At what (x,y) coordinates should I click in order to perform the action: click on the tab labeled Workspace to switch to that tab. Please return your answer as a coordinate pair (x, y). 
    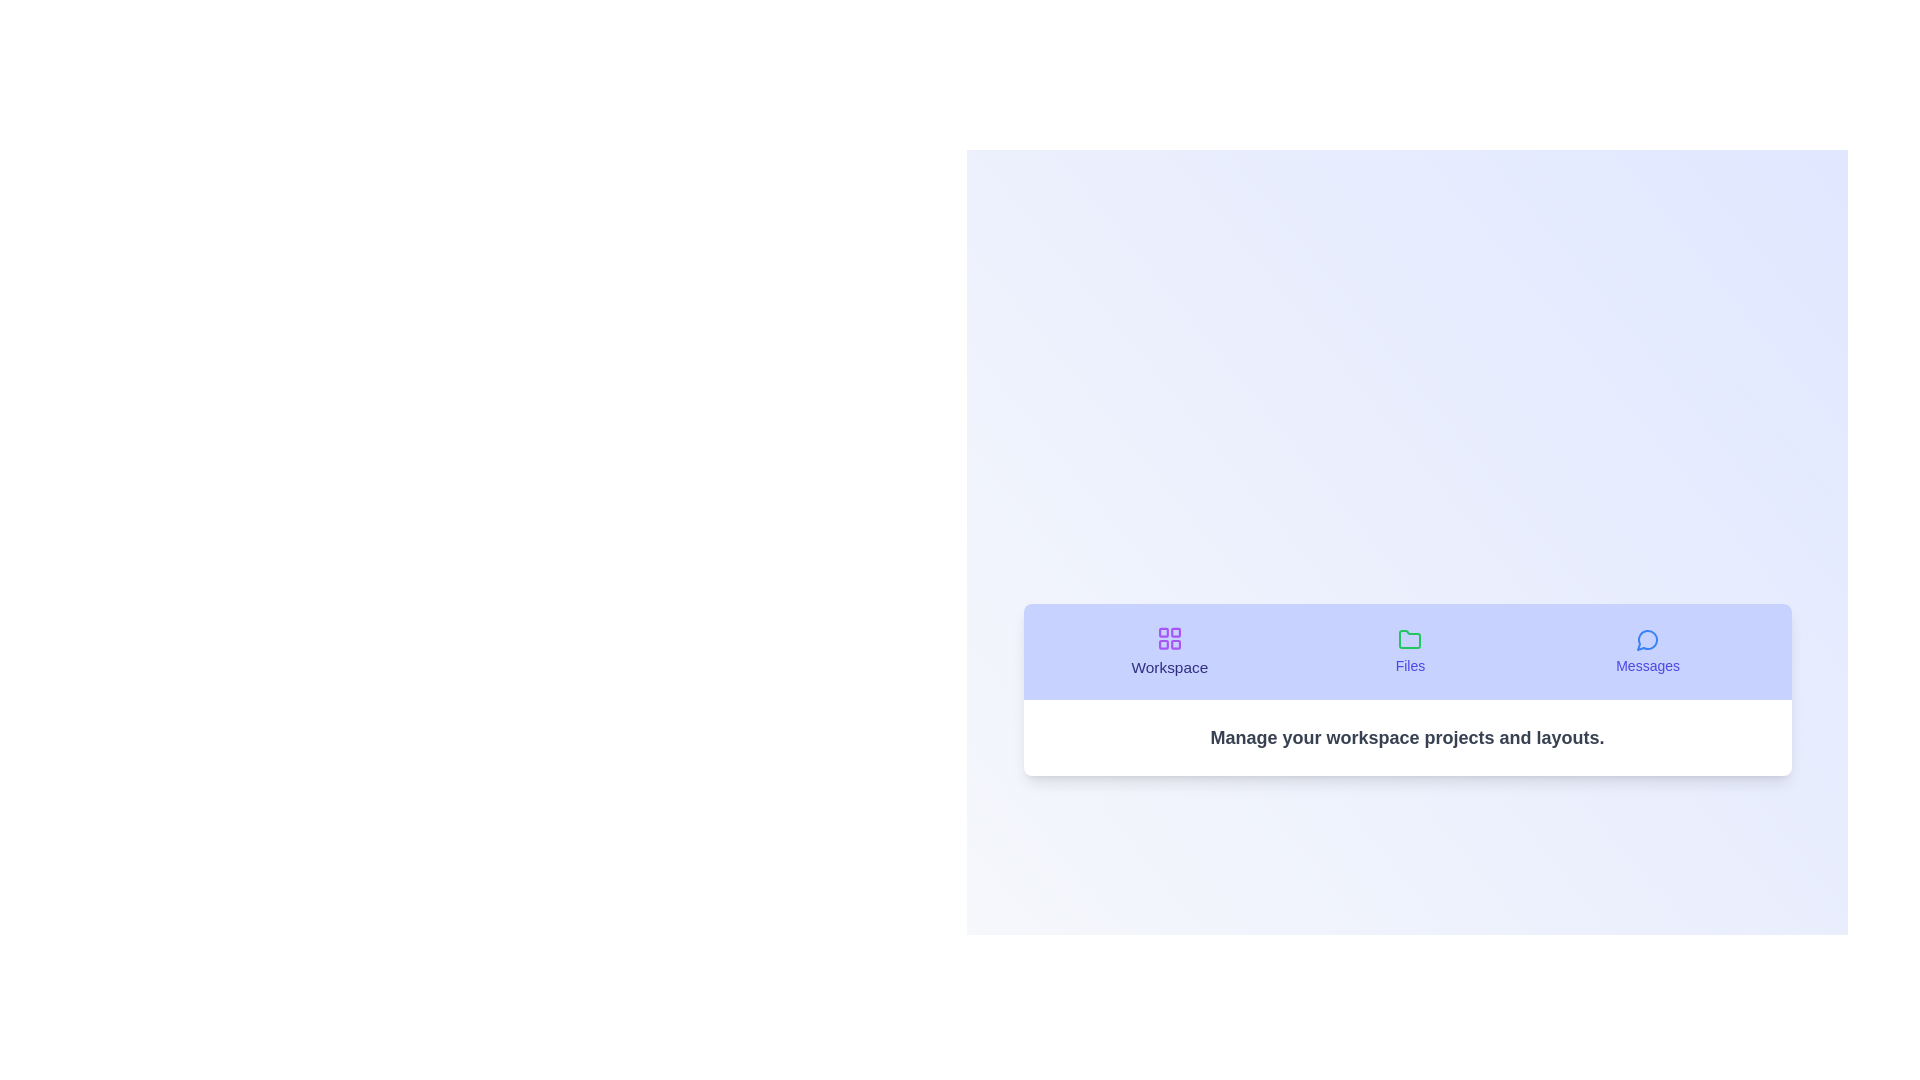
    Looking at the image, I should click on (1169, 651).